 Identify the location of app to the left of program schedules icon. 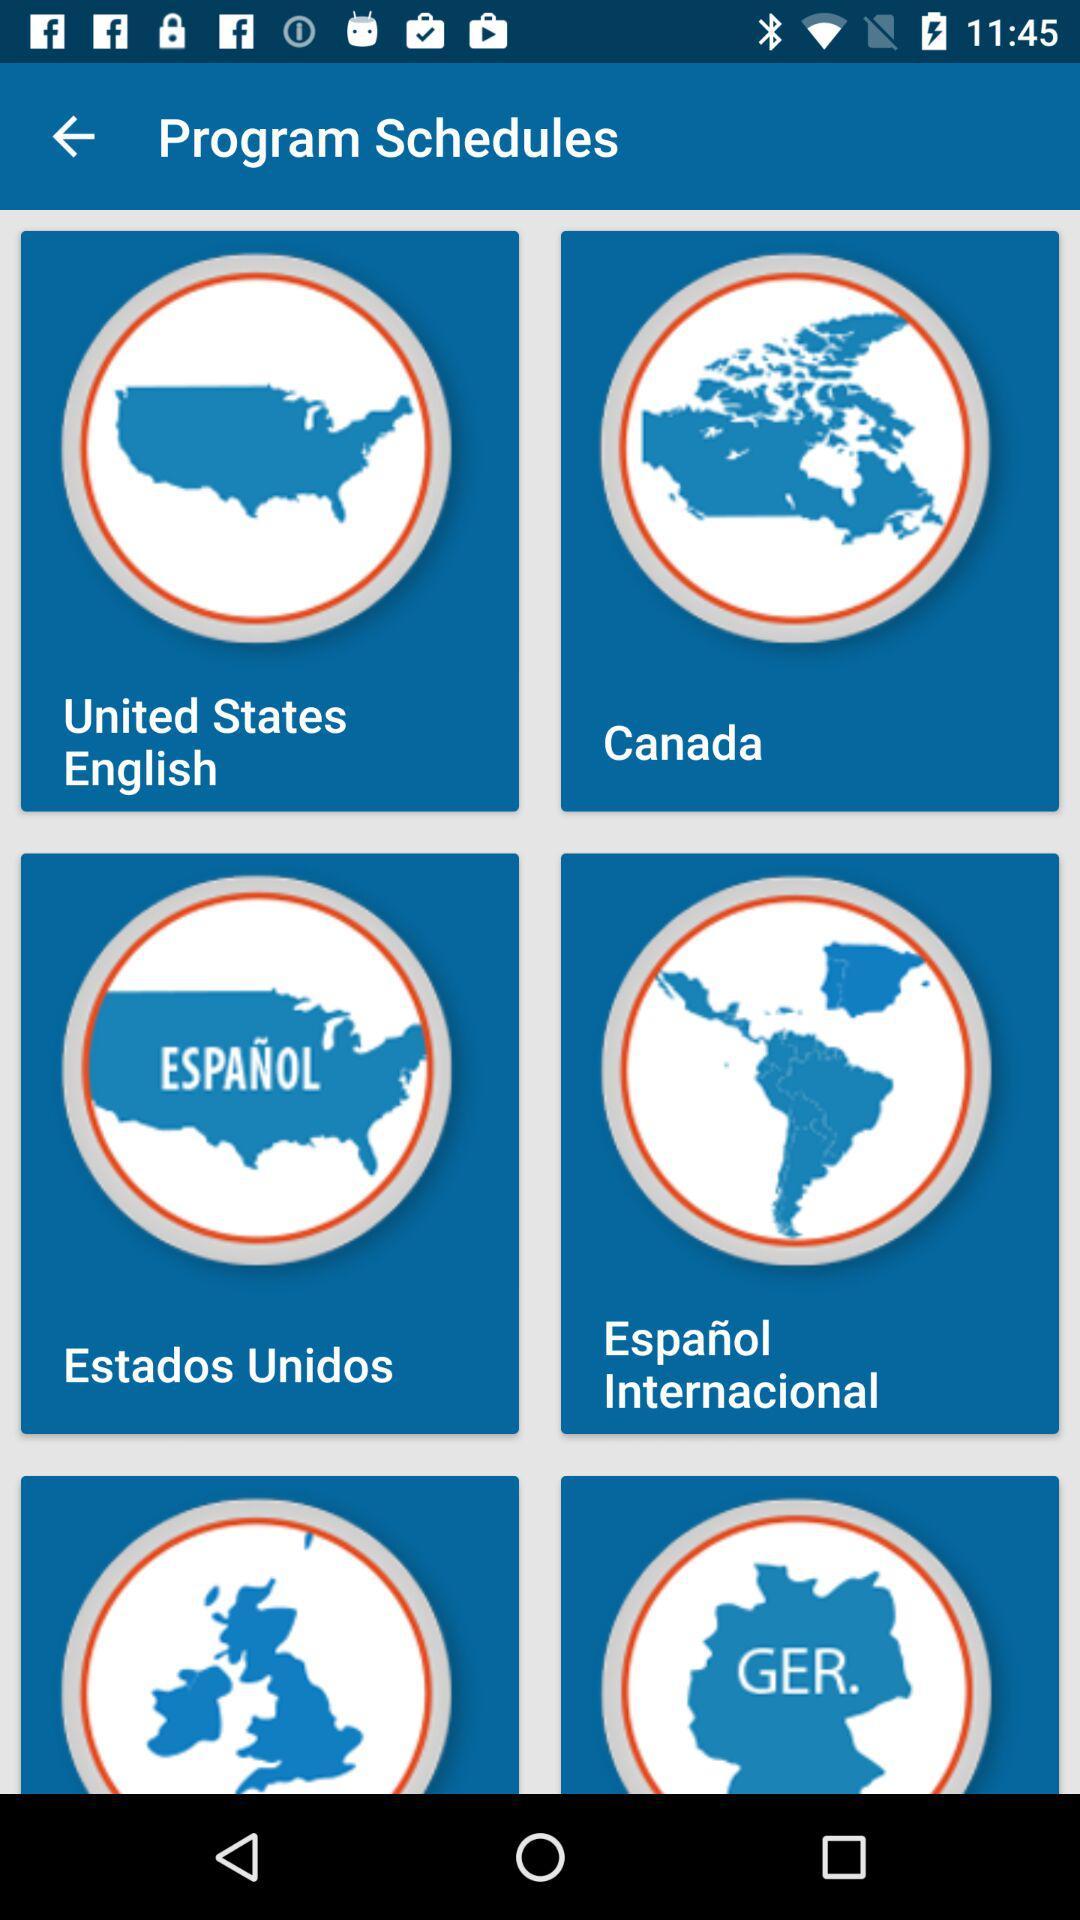
(72, 135).